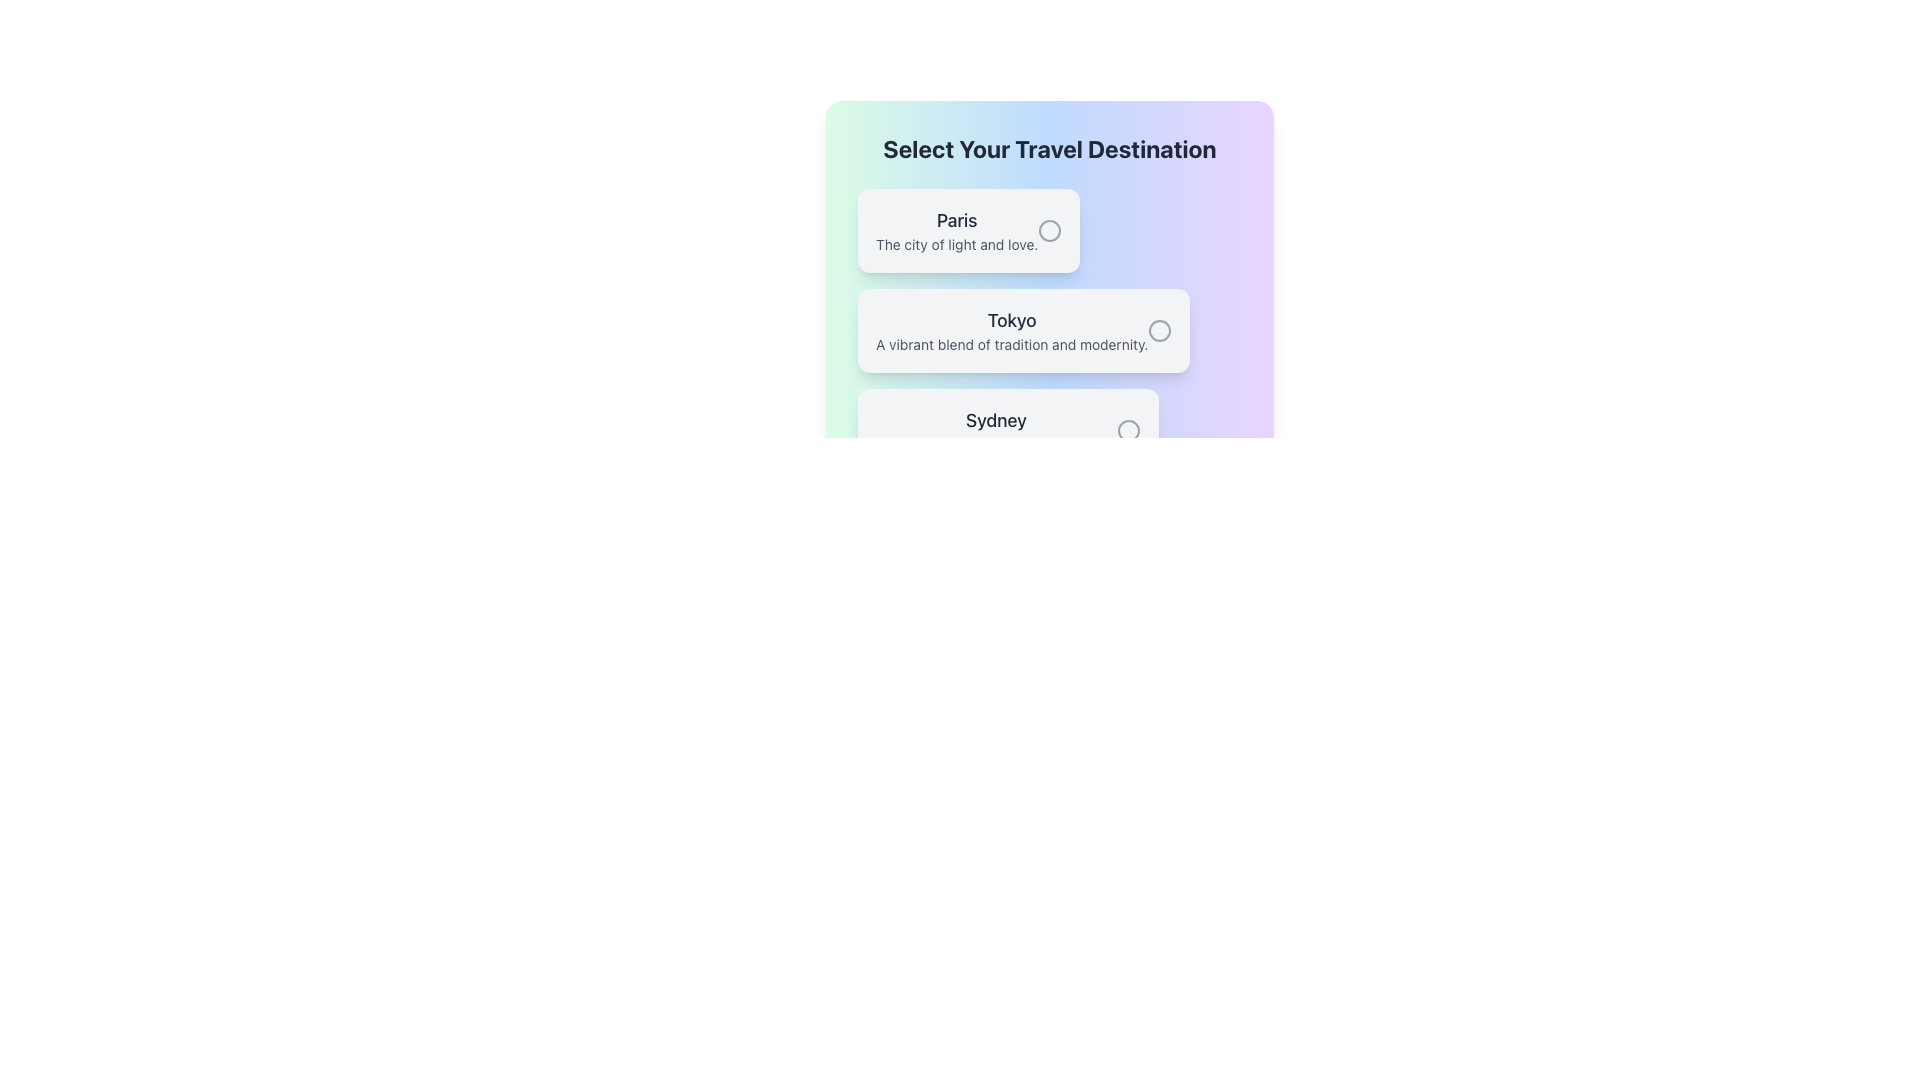 Image resolution: width=1920 pixels, height=1080 pixels. Describe the element at coordinates (1049, 148) in the screenshot. I see `the title heading that provides context for travel destinations, located at the top of the selection list` at that location.